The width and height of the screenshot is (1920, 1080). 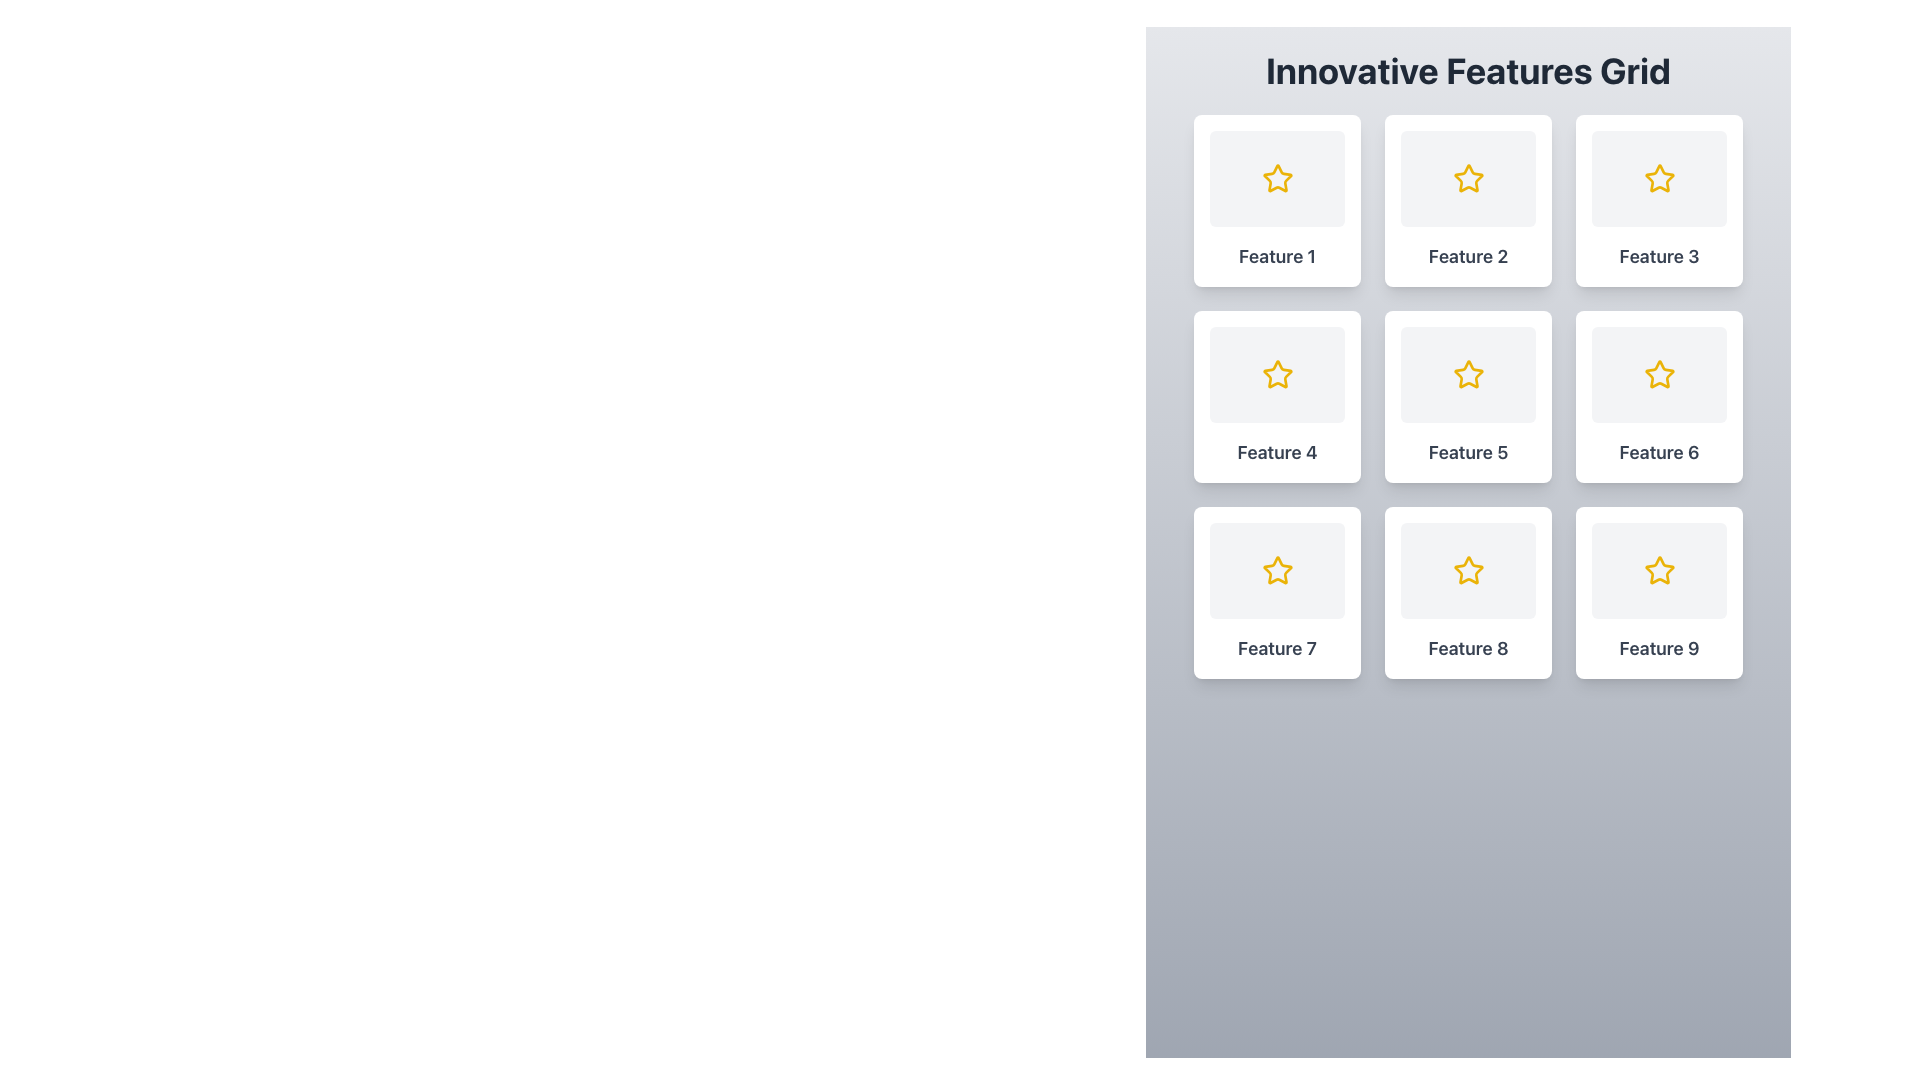 I want to click on the Interactive Tile representing 'Feature 8', so click(x=1468, y=592).